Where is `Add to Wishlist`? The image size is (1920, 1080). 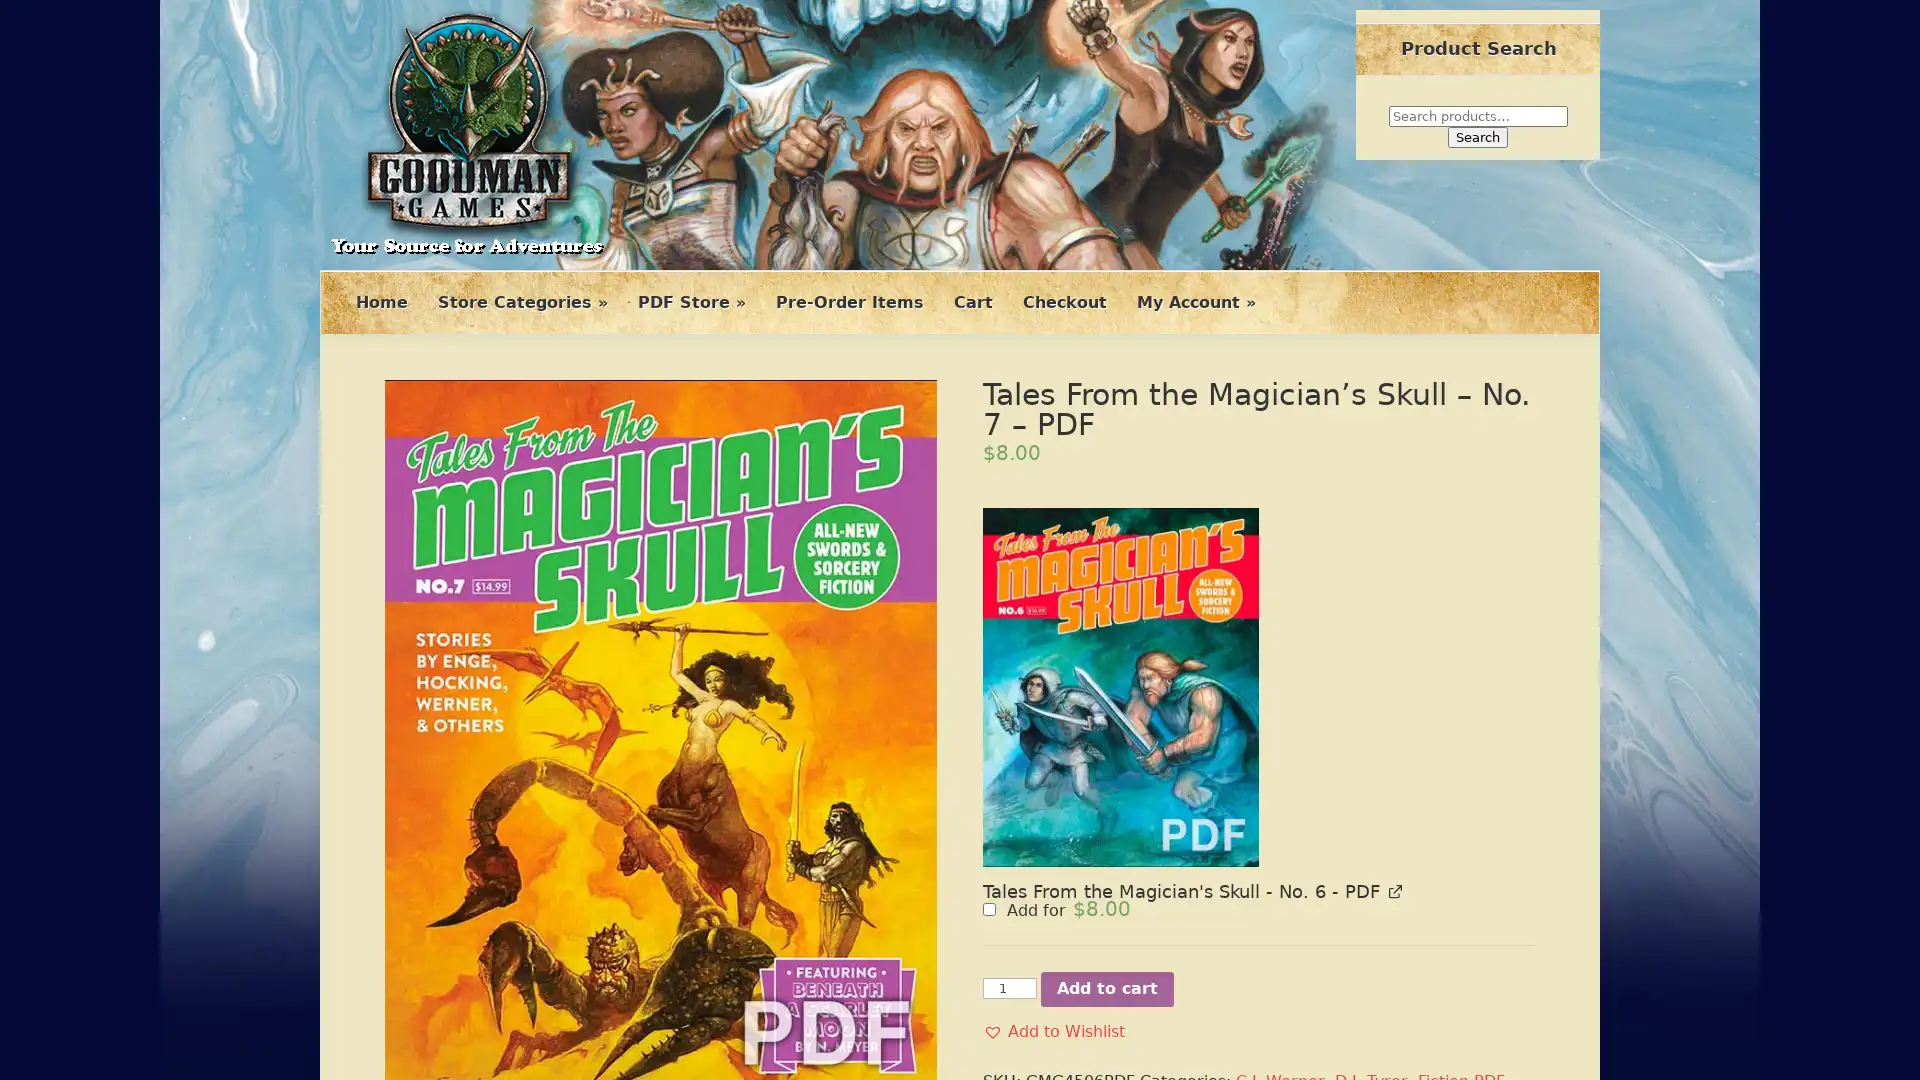
Add to Wishlist is located at coordinates (1053, 764).